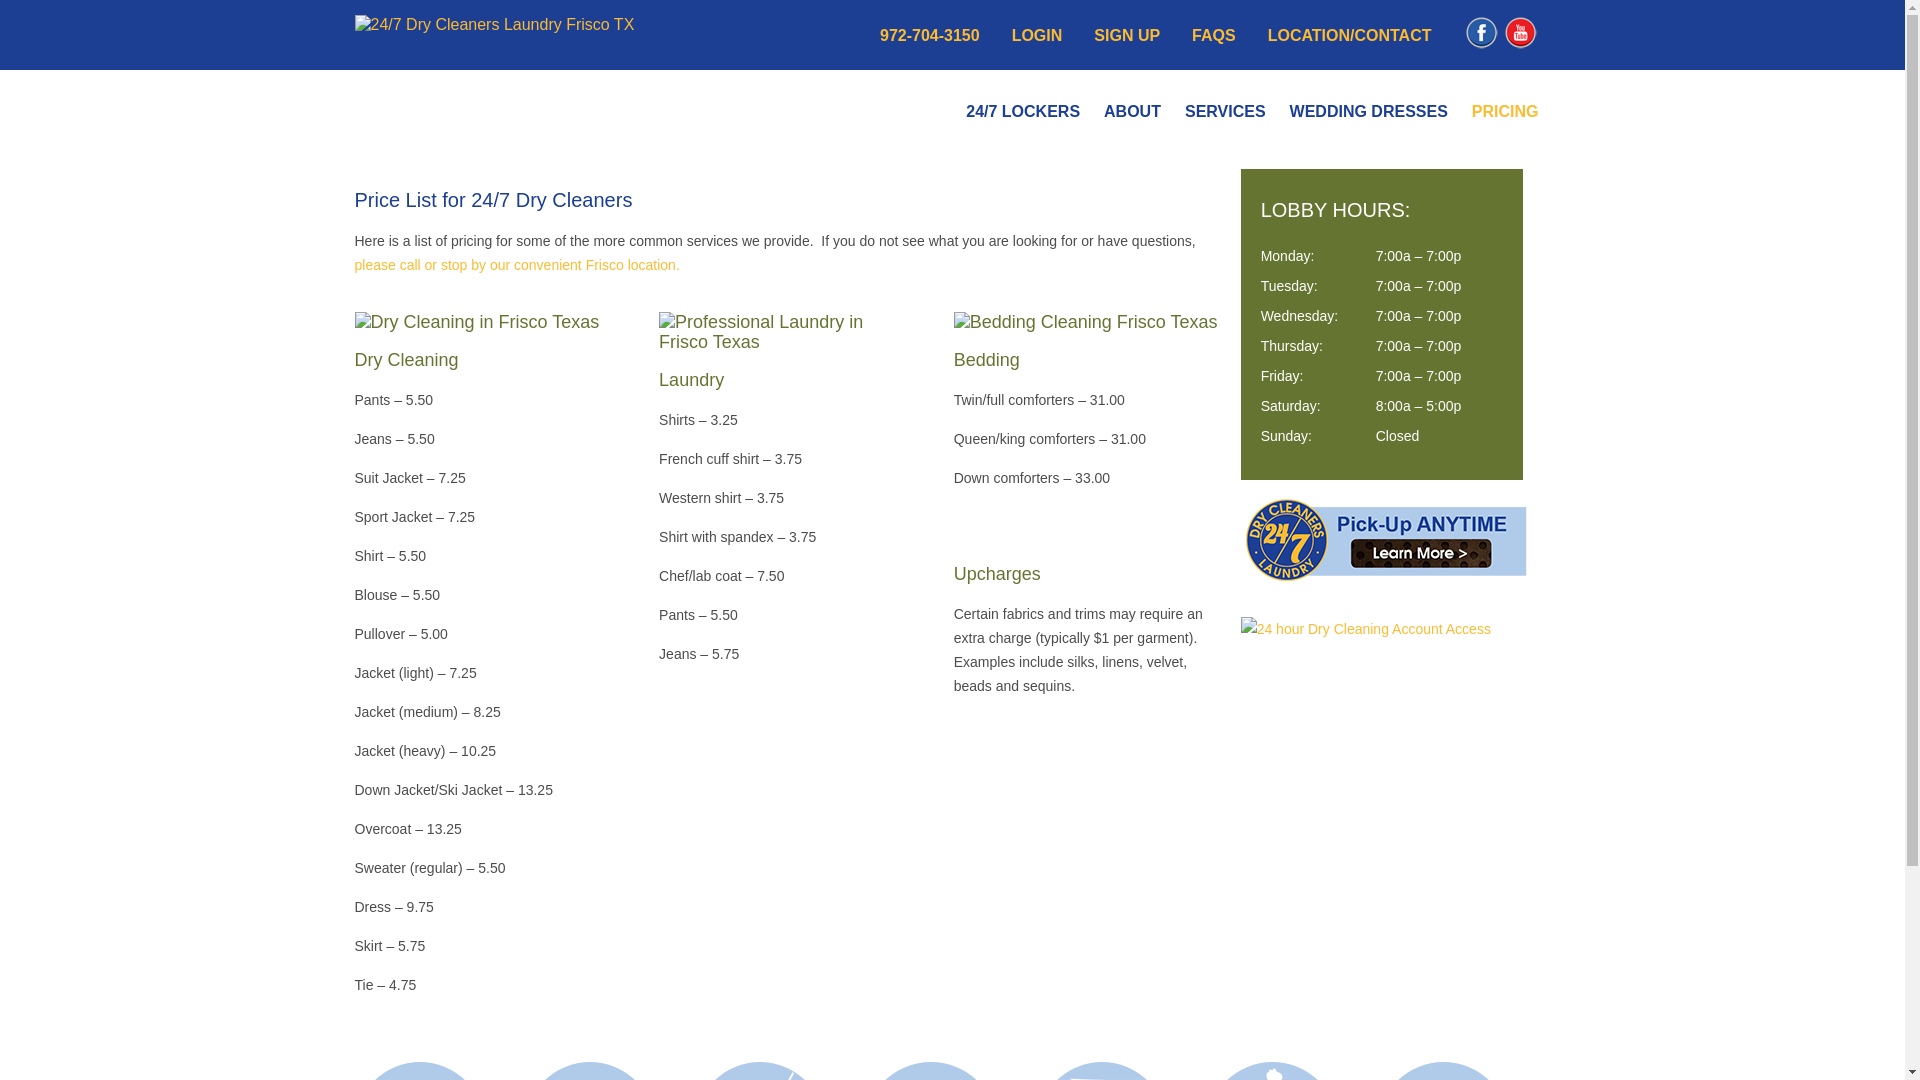  I want to click on 'FACEBOOK', so click(1481, 45).